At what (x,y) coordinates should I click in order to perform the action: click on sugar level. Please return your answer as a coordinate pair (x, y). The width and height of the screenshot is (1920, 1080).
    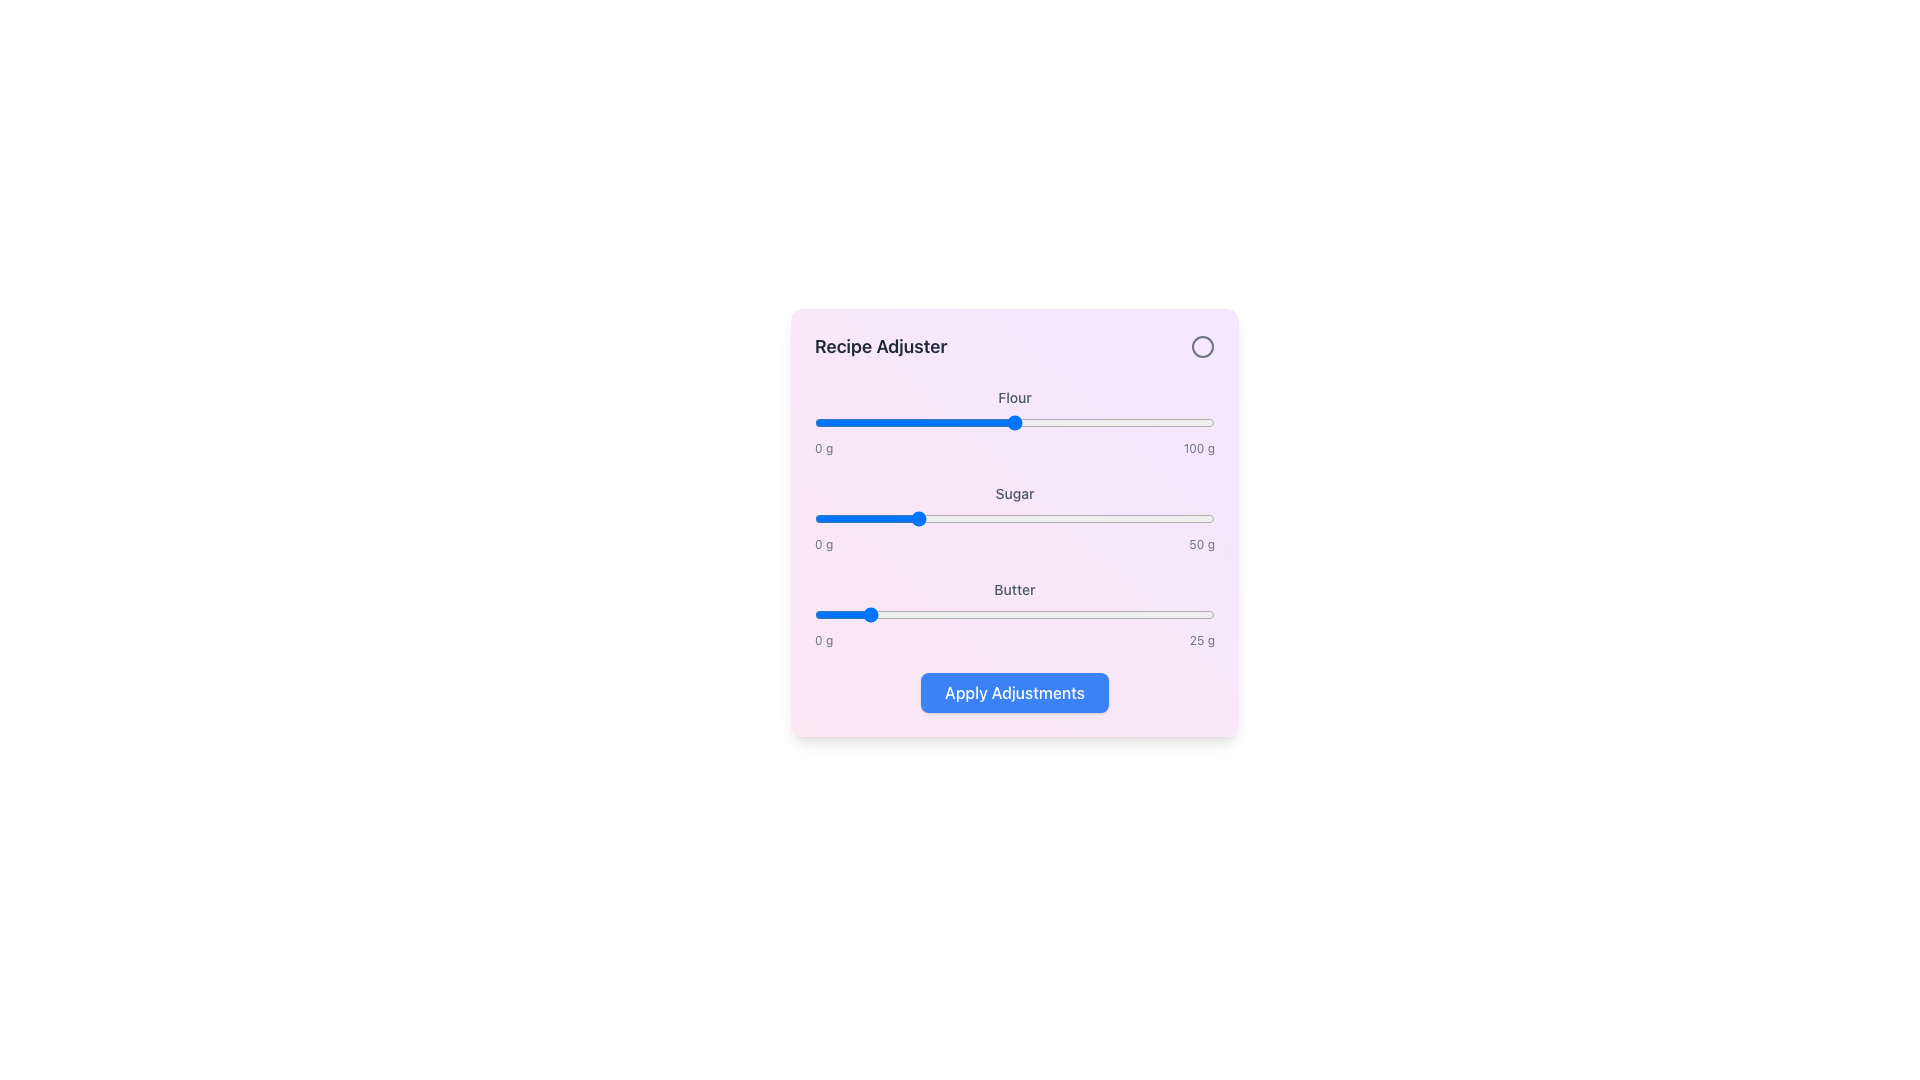
    Looking at the image, I should click on (966, 518).